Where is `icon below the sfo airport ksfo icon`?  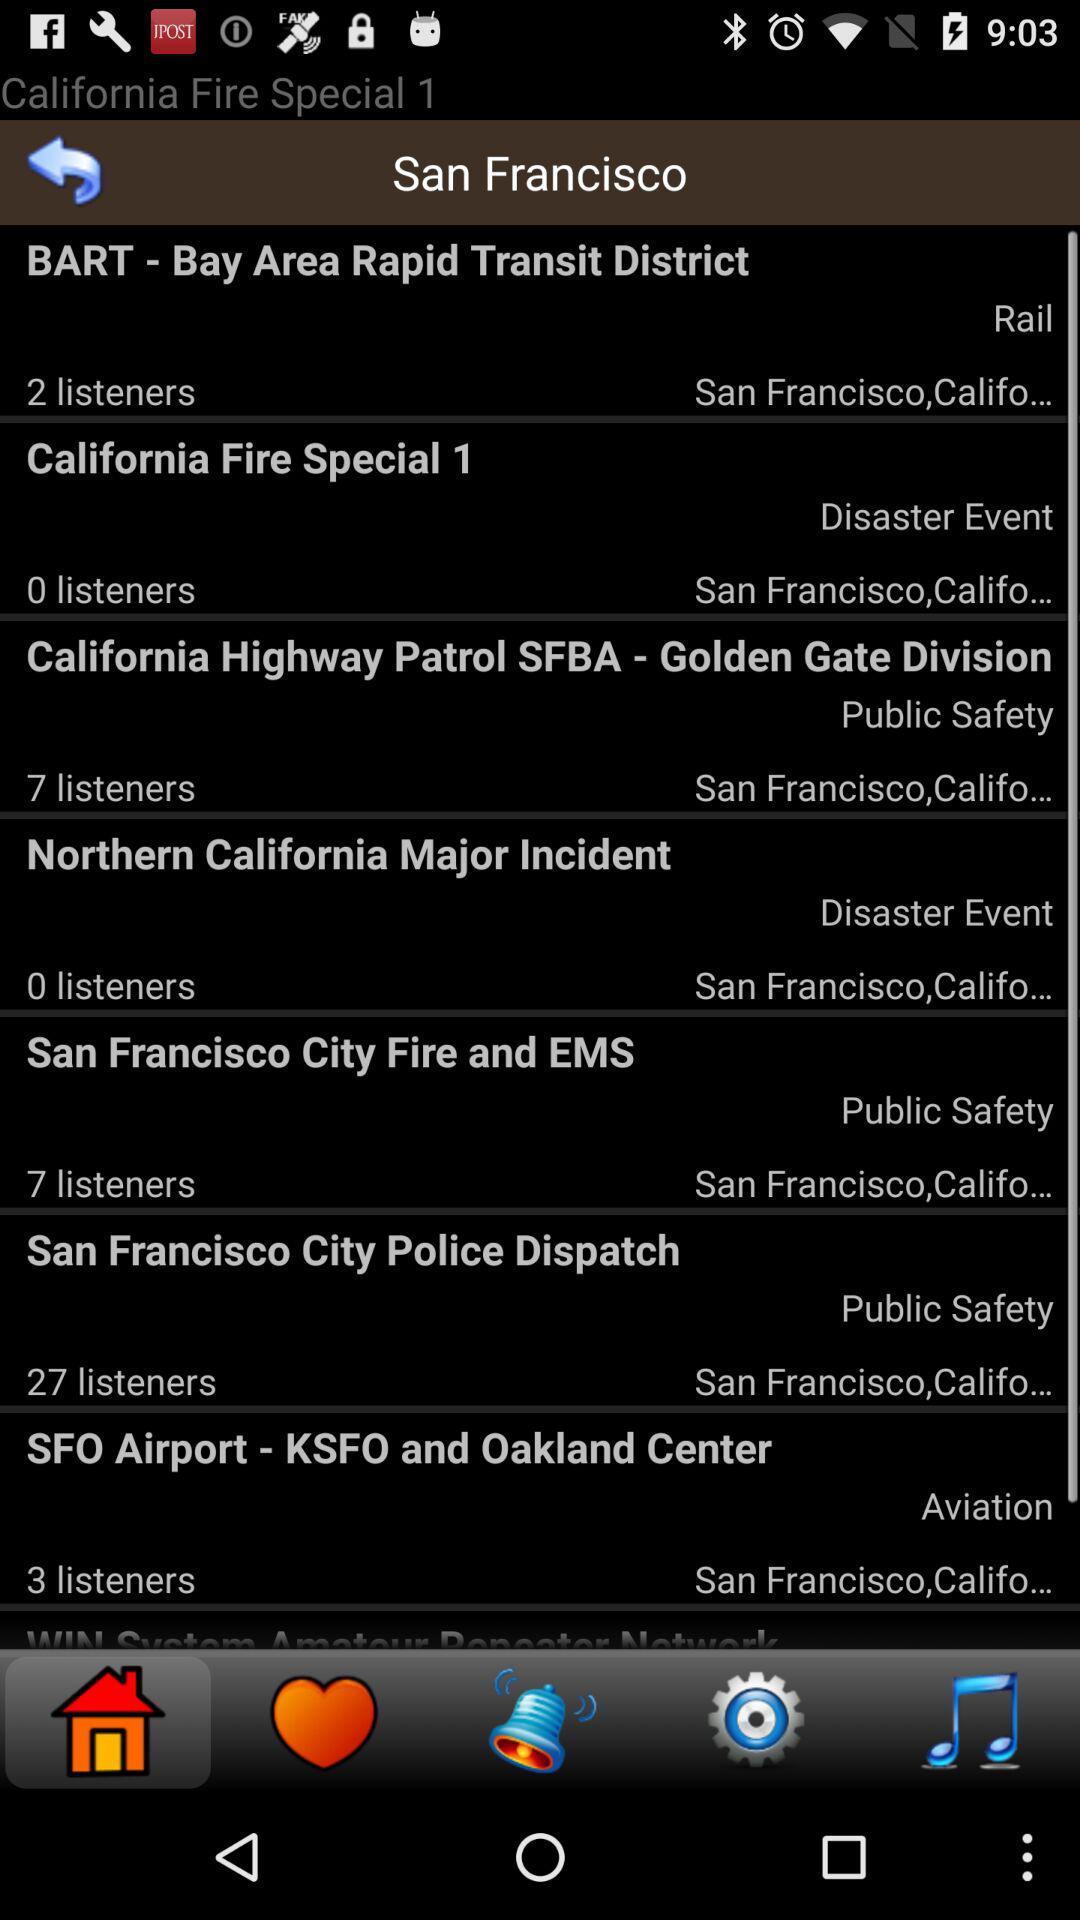
icon below the sfo airport ksfo icon is located at coordinates (111, 1577).